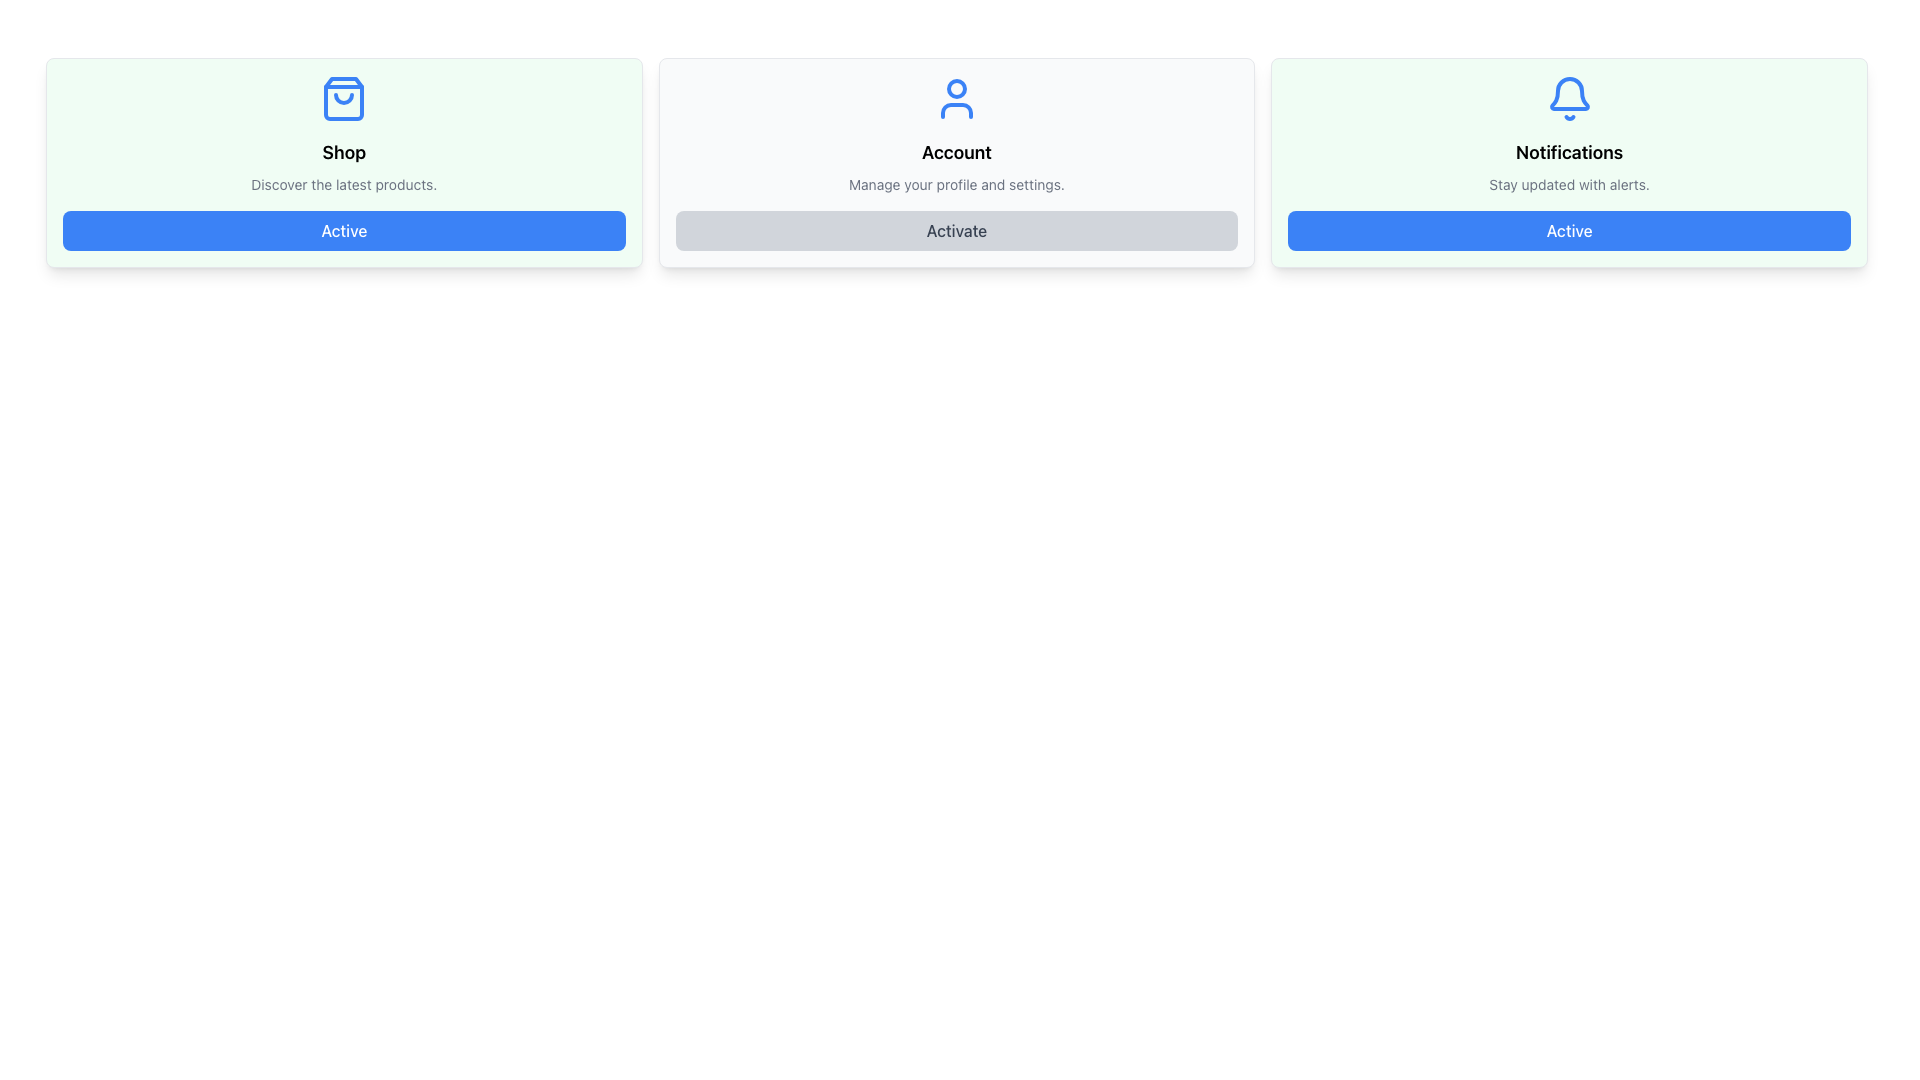 The height and width of the screenshot is (1080, 1920). What do you see at coordinates (1568, 230) in the screenshot?
I see `the blue button labeled 'Active' located at the bottom center of the 'Notifications' card` at bounding box center [1568, 230].